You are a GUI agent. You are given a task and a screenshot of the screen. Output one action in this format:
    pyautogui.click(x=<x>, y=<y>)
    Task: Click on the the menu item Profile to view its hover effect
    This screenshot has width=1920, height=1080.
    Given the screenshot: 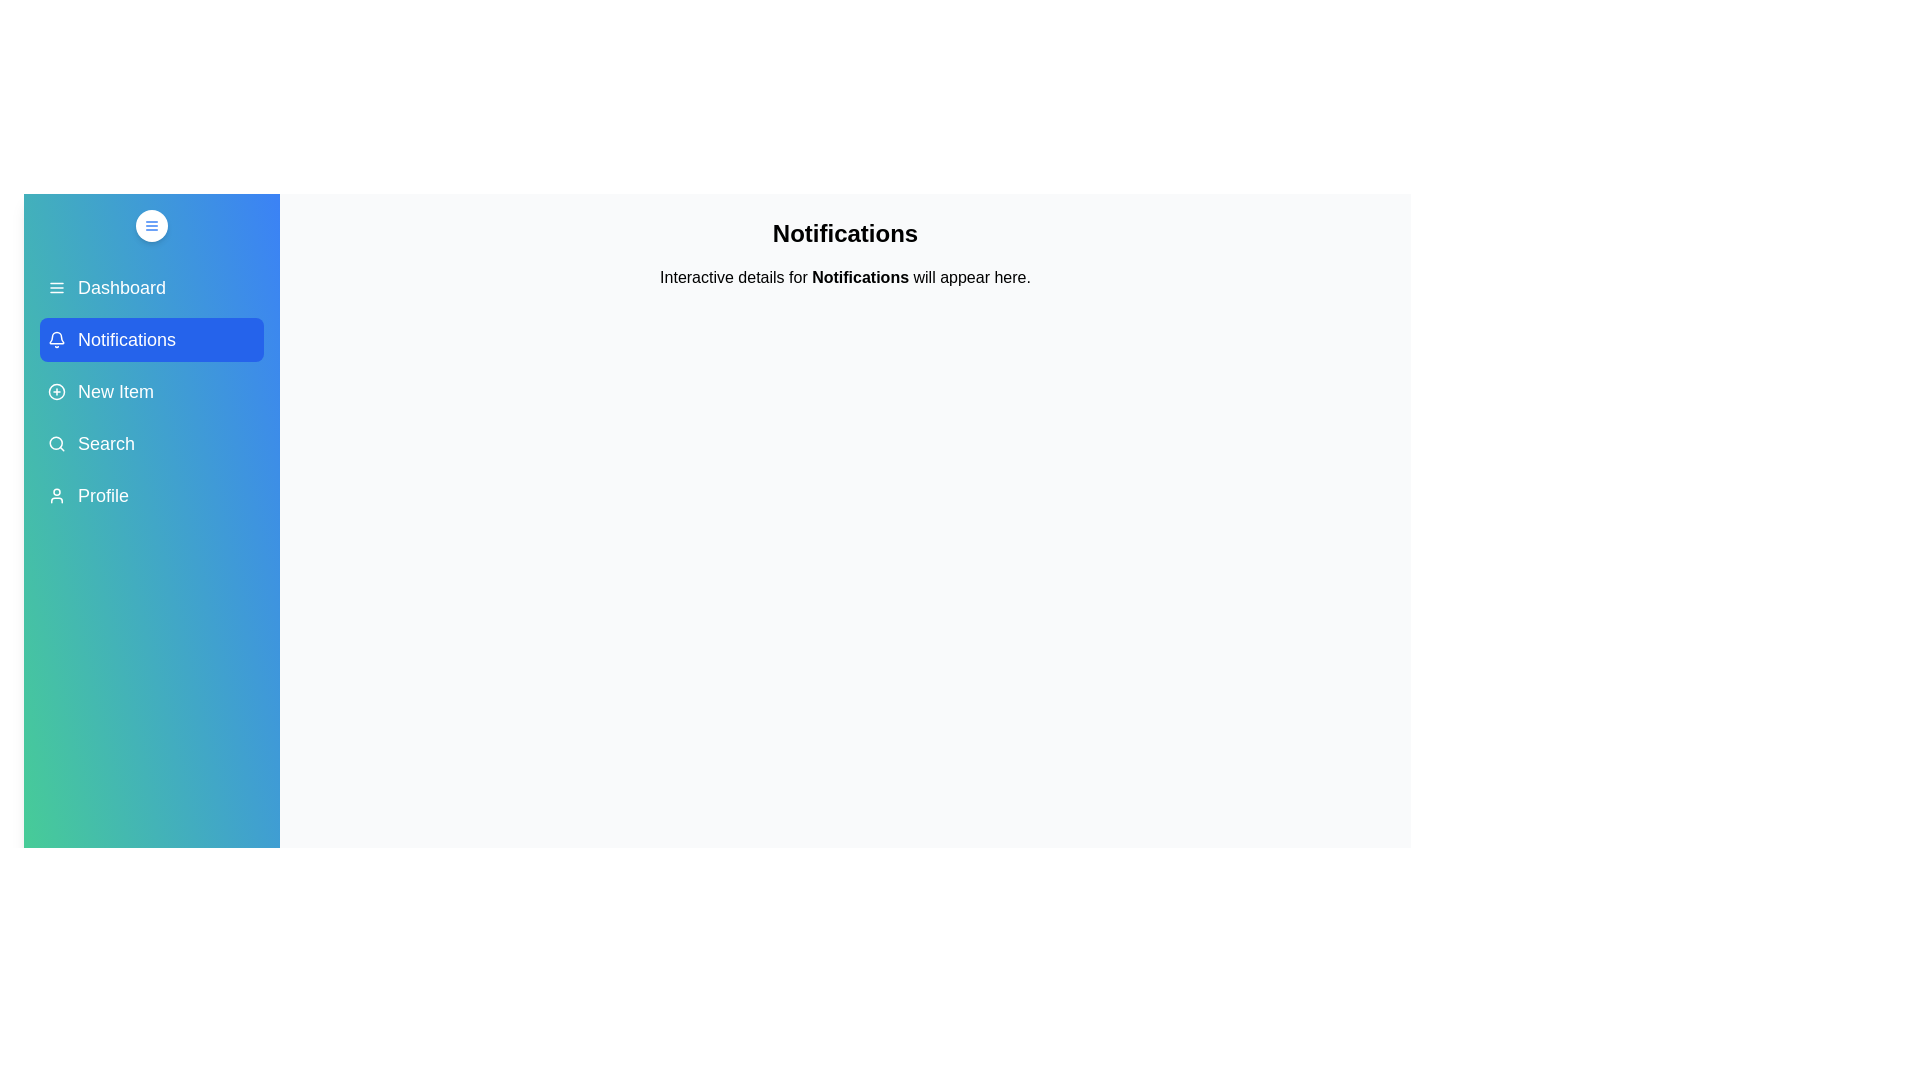 What is the action you would take?
    pyautogui.click(x=151, y=495)
    